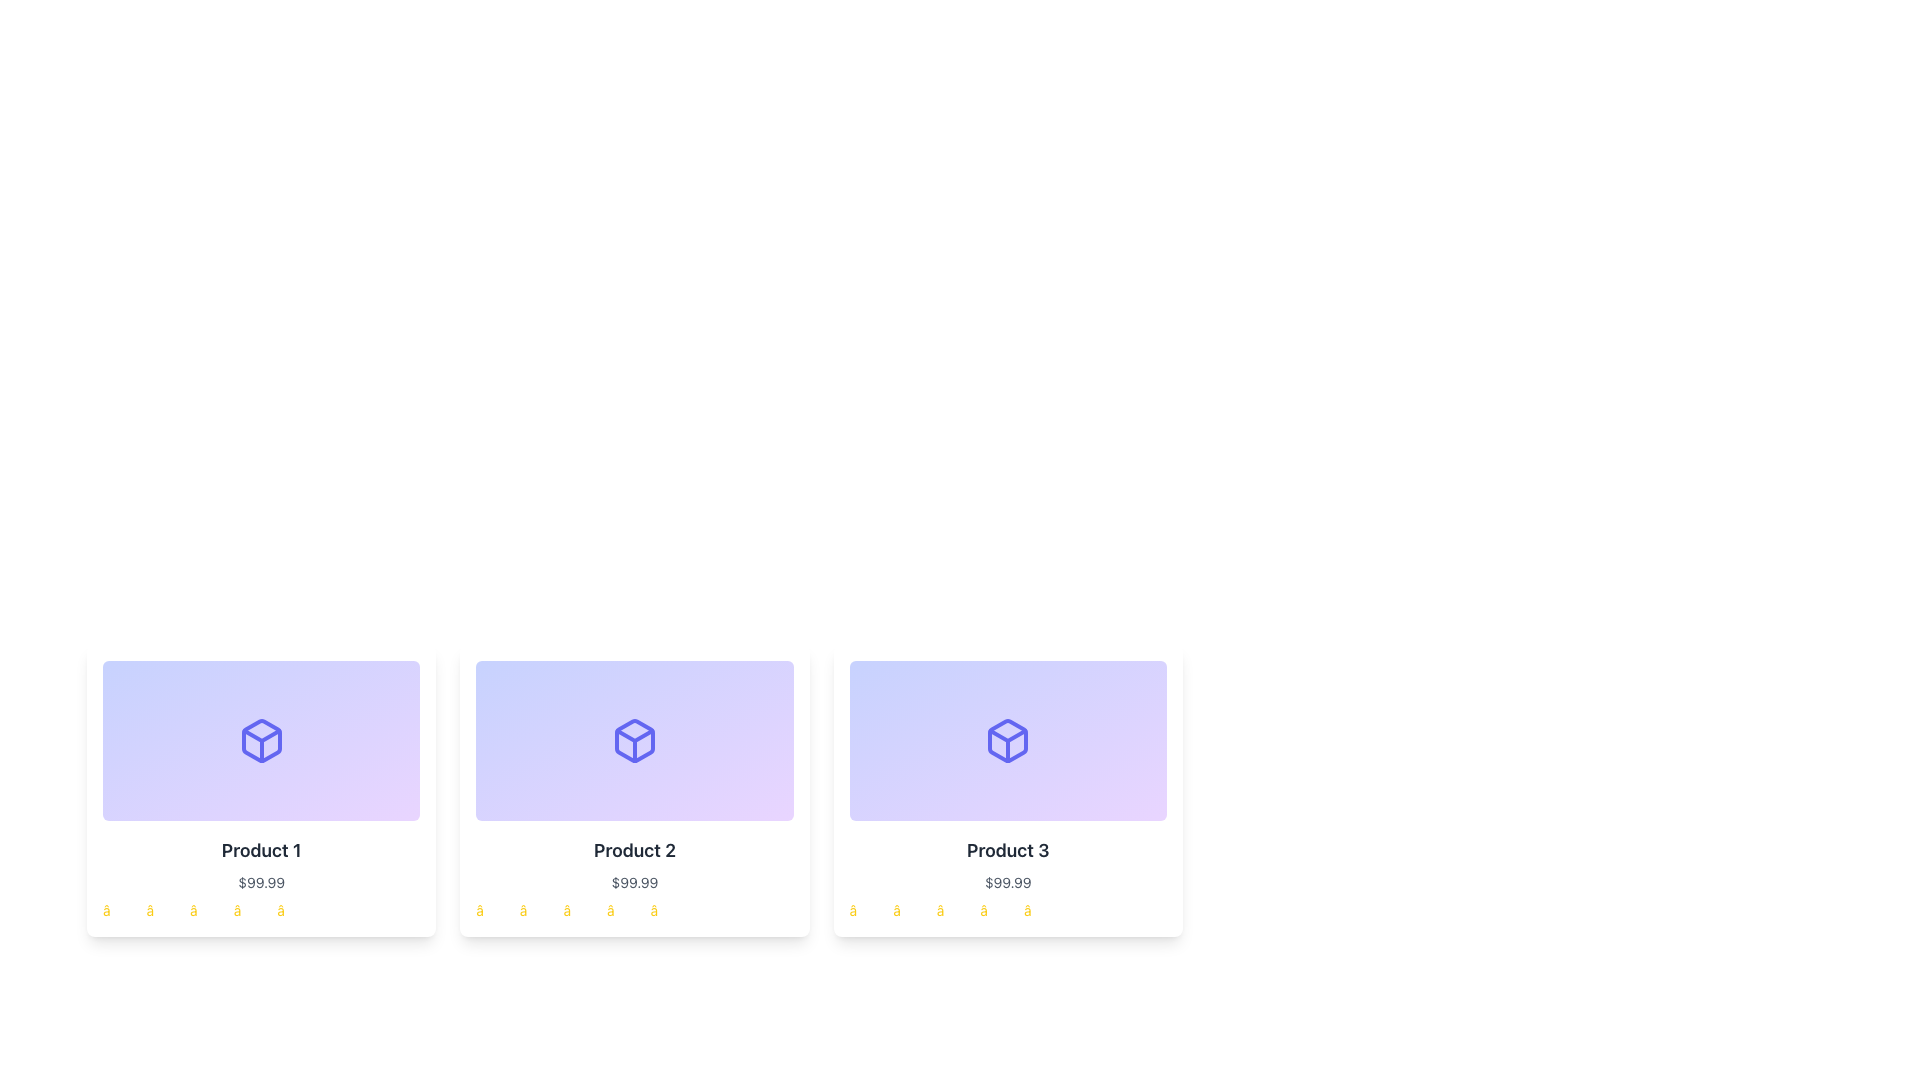 This screenshot has height=1080, width=1920. Describe the element at coordinates (633, 789) in the screenshot. I see `the second product card in the grid that displays product information, including title, price, and rating` at that location.